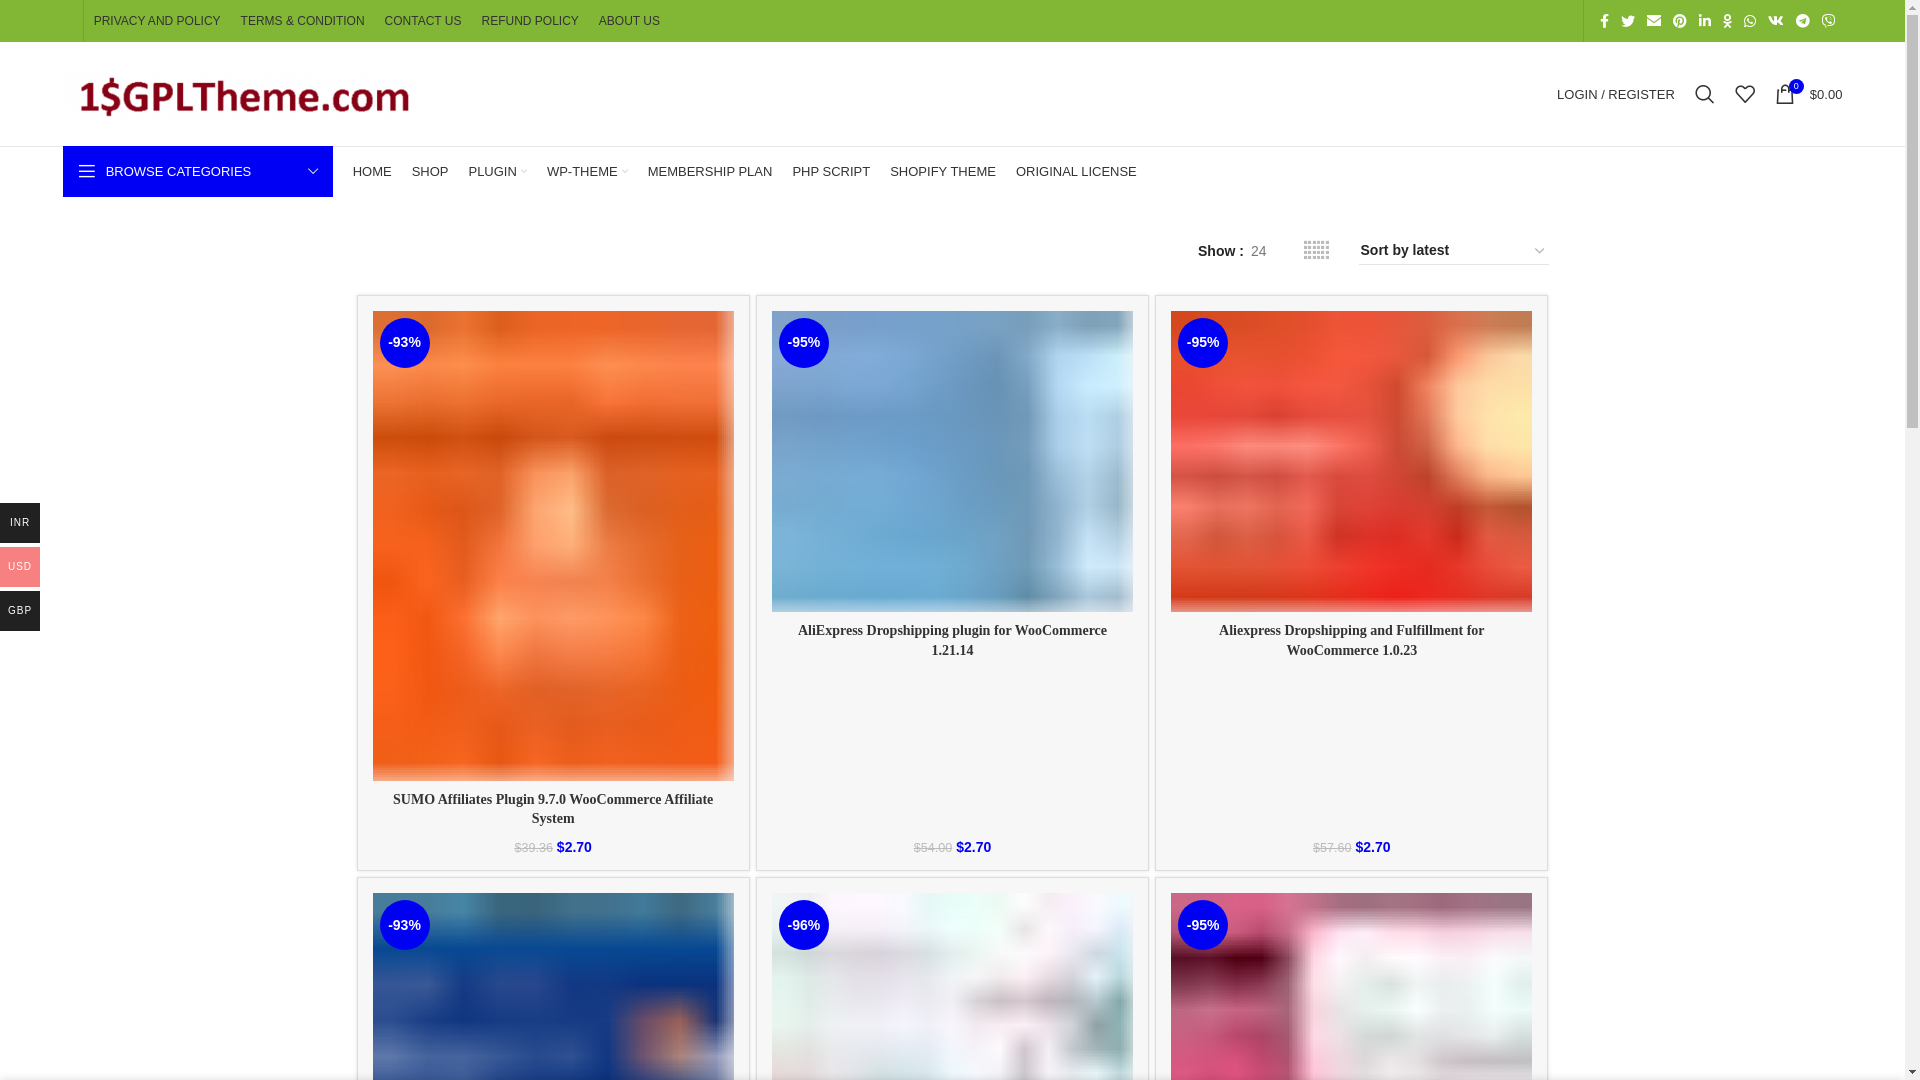 This screenshot has width=1920, height=1080. Describe the element at coordinates (1744, 93) in the screenshot. I see `'My Wishlist'` at that location.